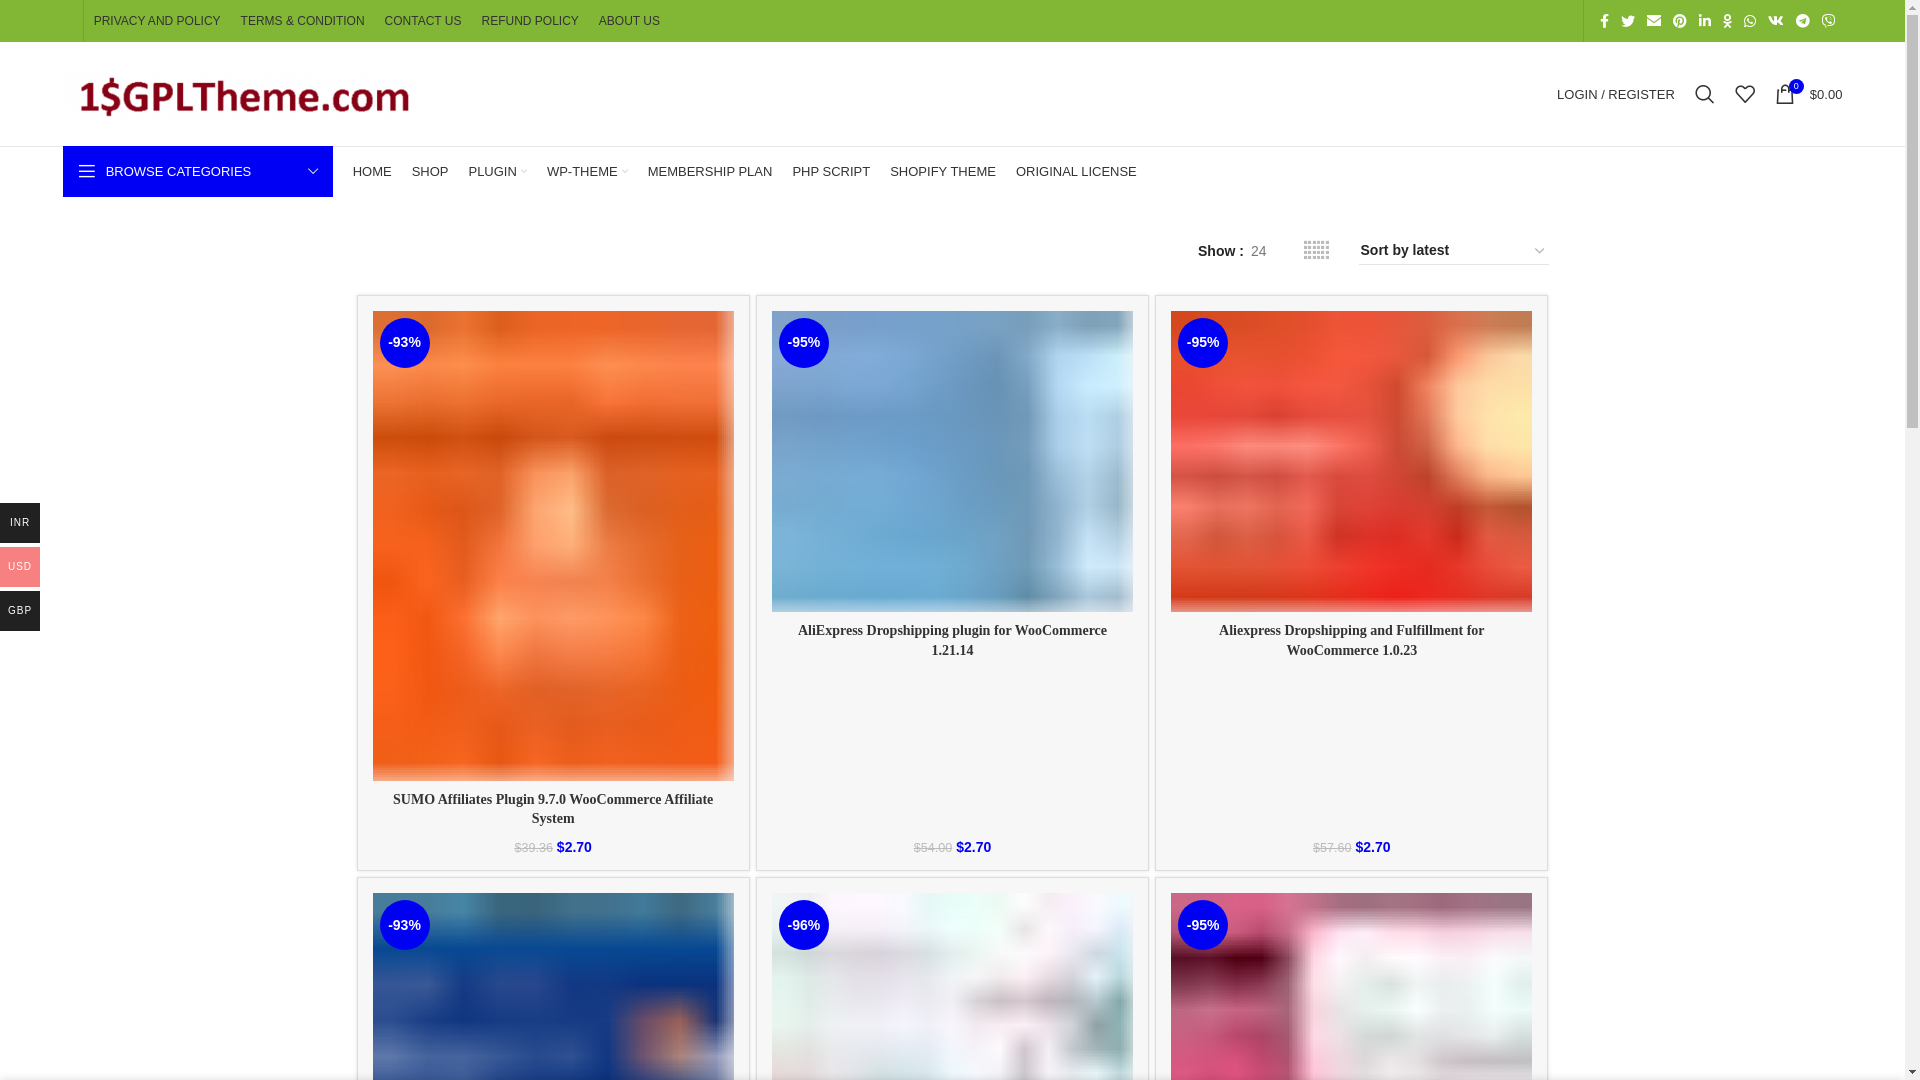 This screenshot has width=1920, height=1080. Describe the element at coordinates (1744, 93) in the screenshot. I see `'My Wishlist'` at that location.